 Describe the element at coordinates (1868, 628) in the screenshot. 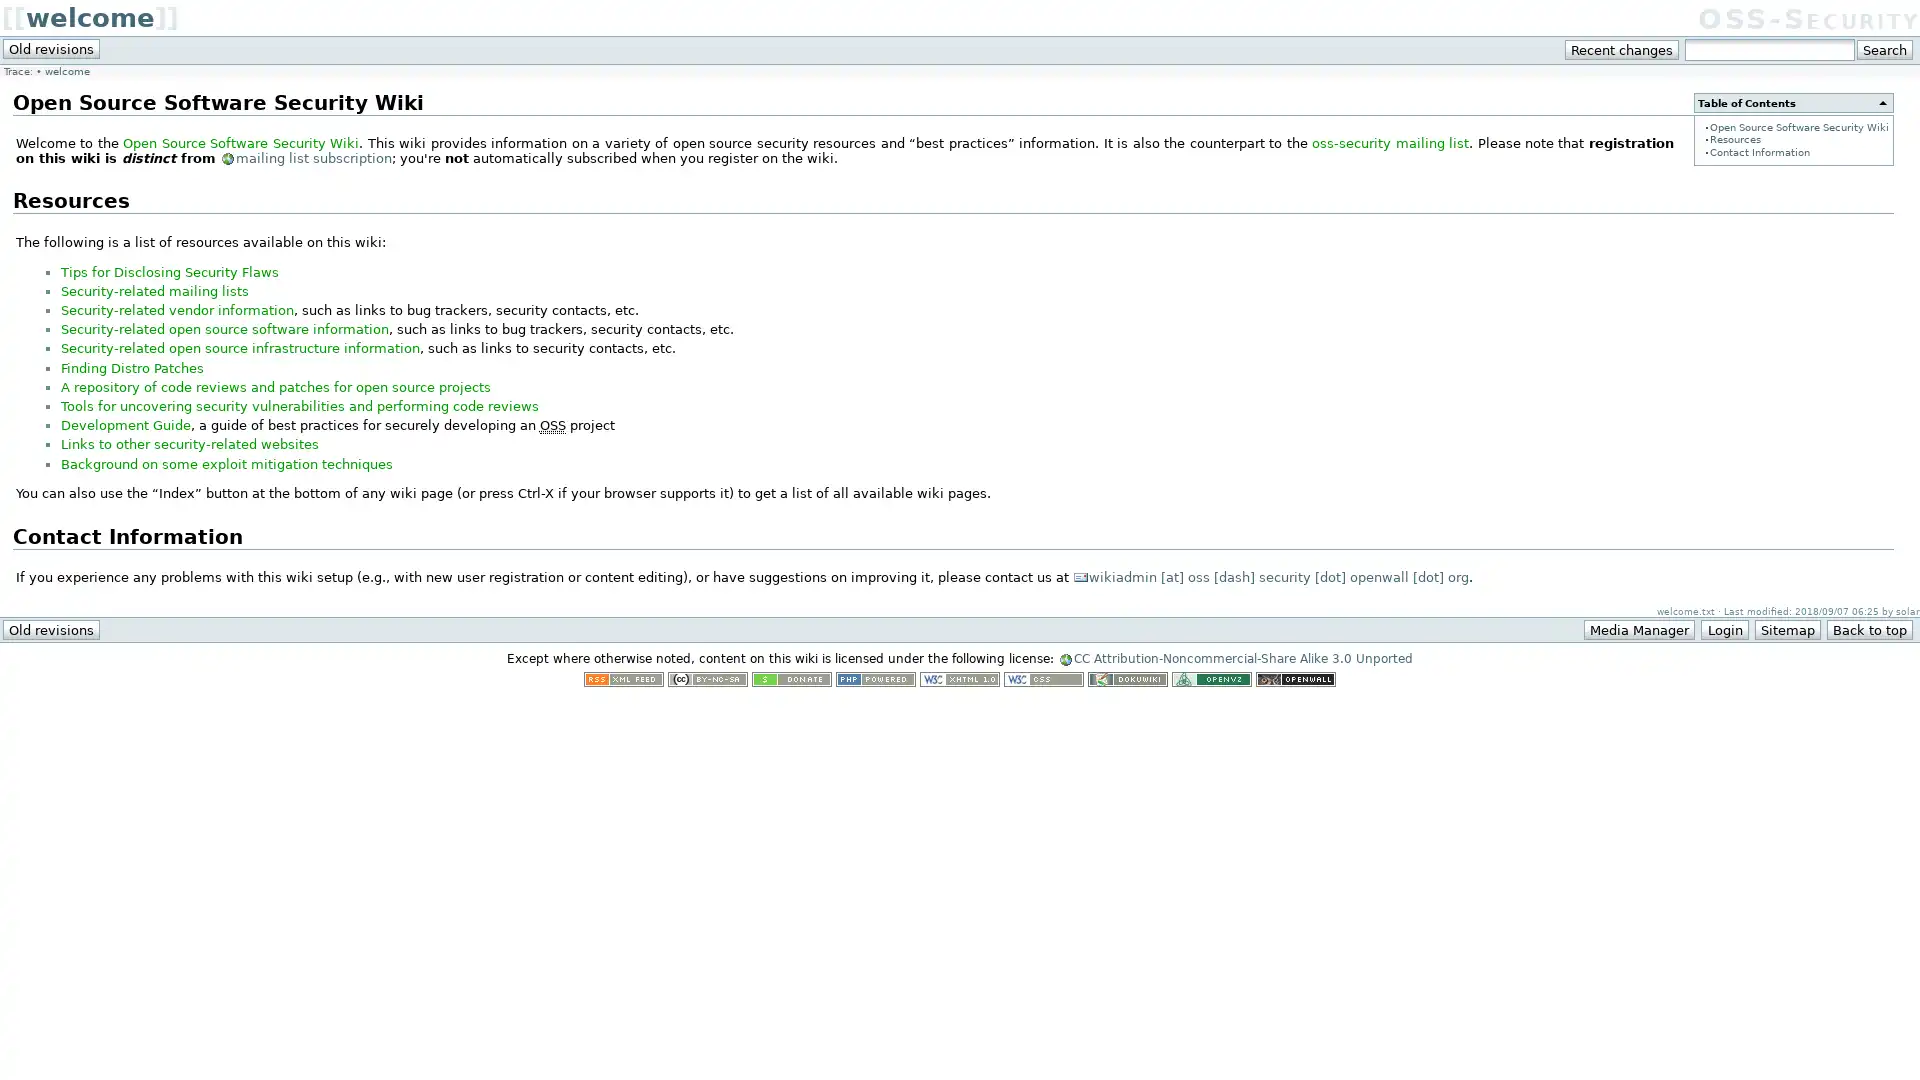

I see `Back to top` at that location.